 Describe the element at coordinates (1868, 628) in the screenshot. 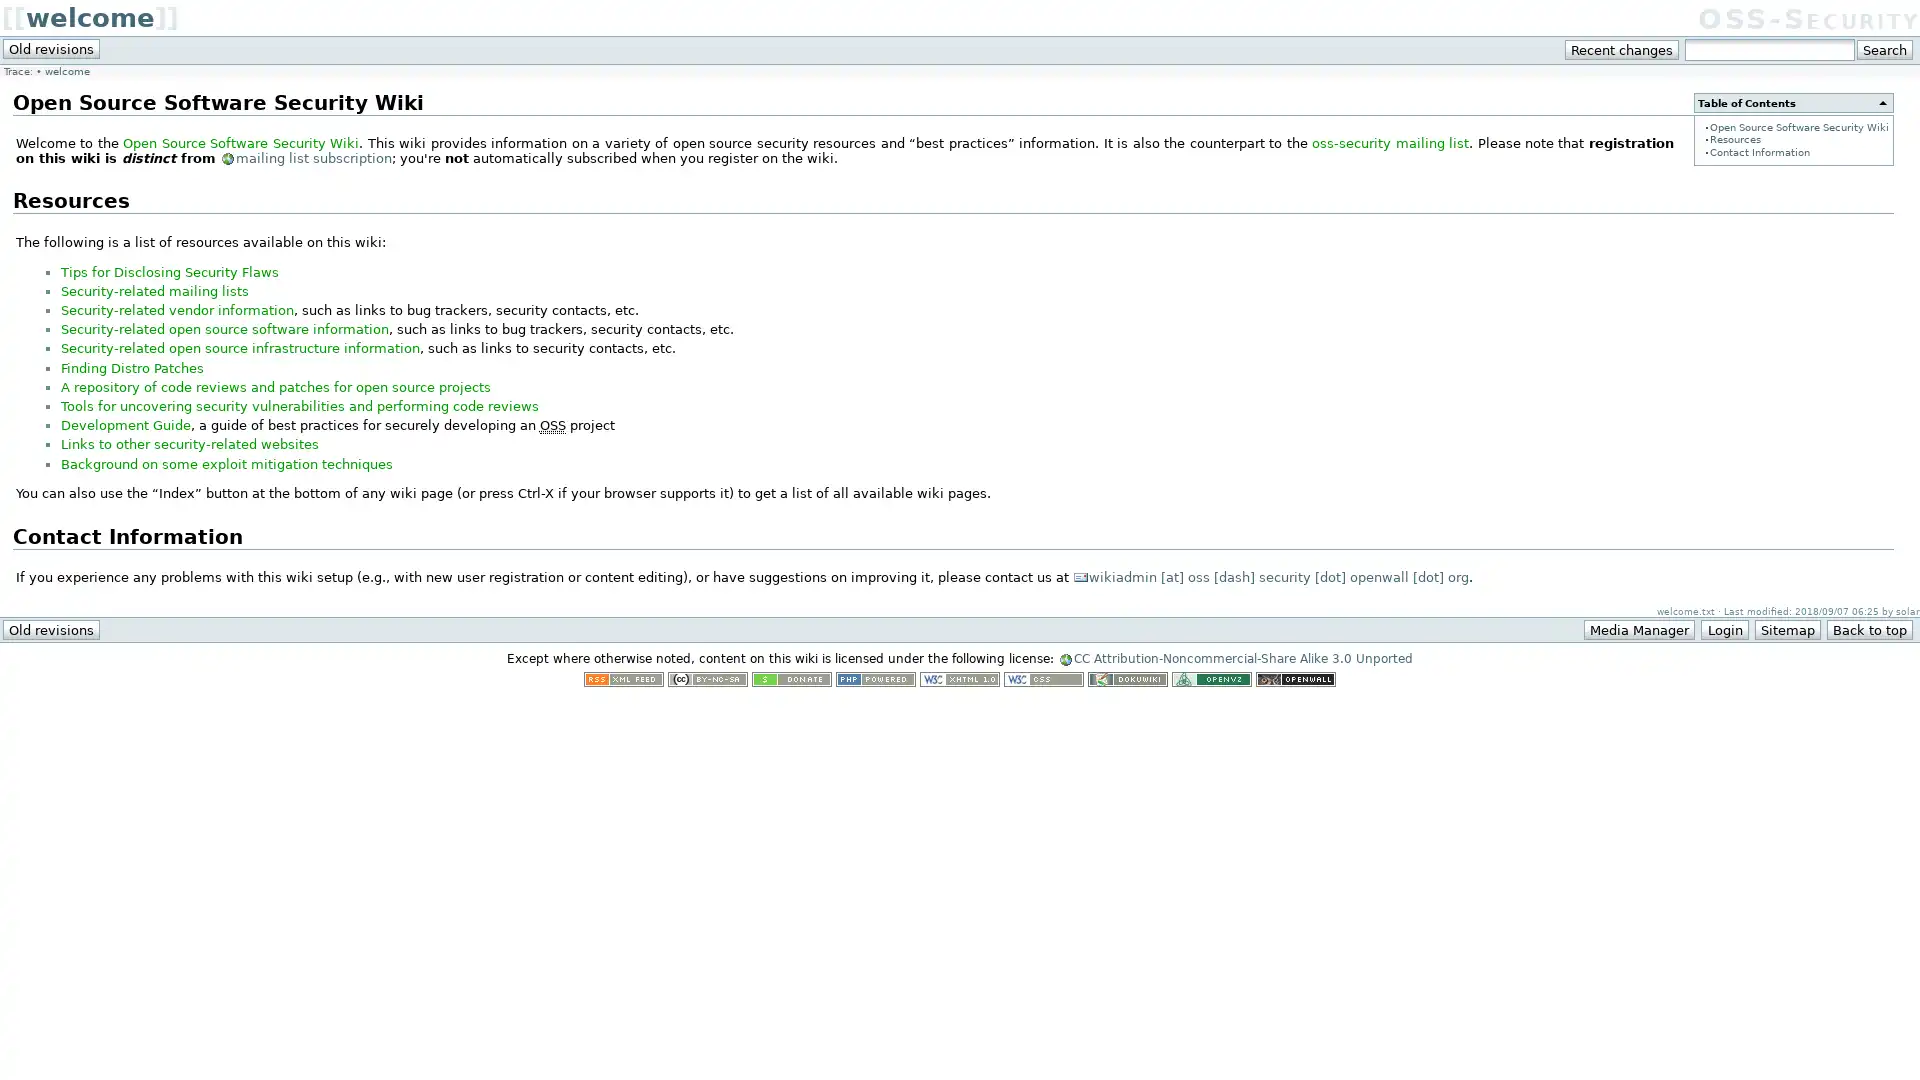

I see `Back to top` at that location.